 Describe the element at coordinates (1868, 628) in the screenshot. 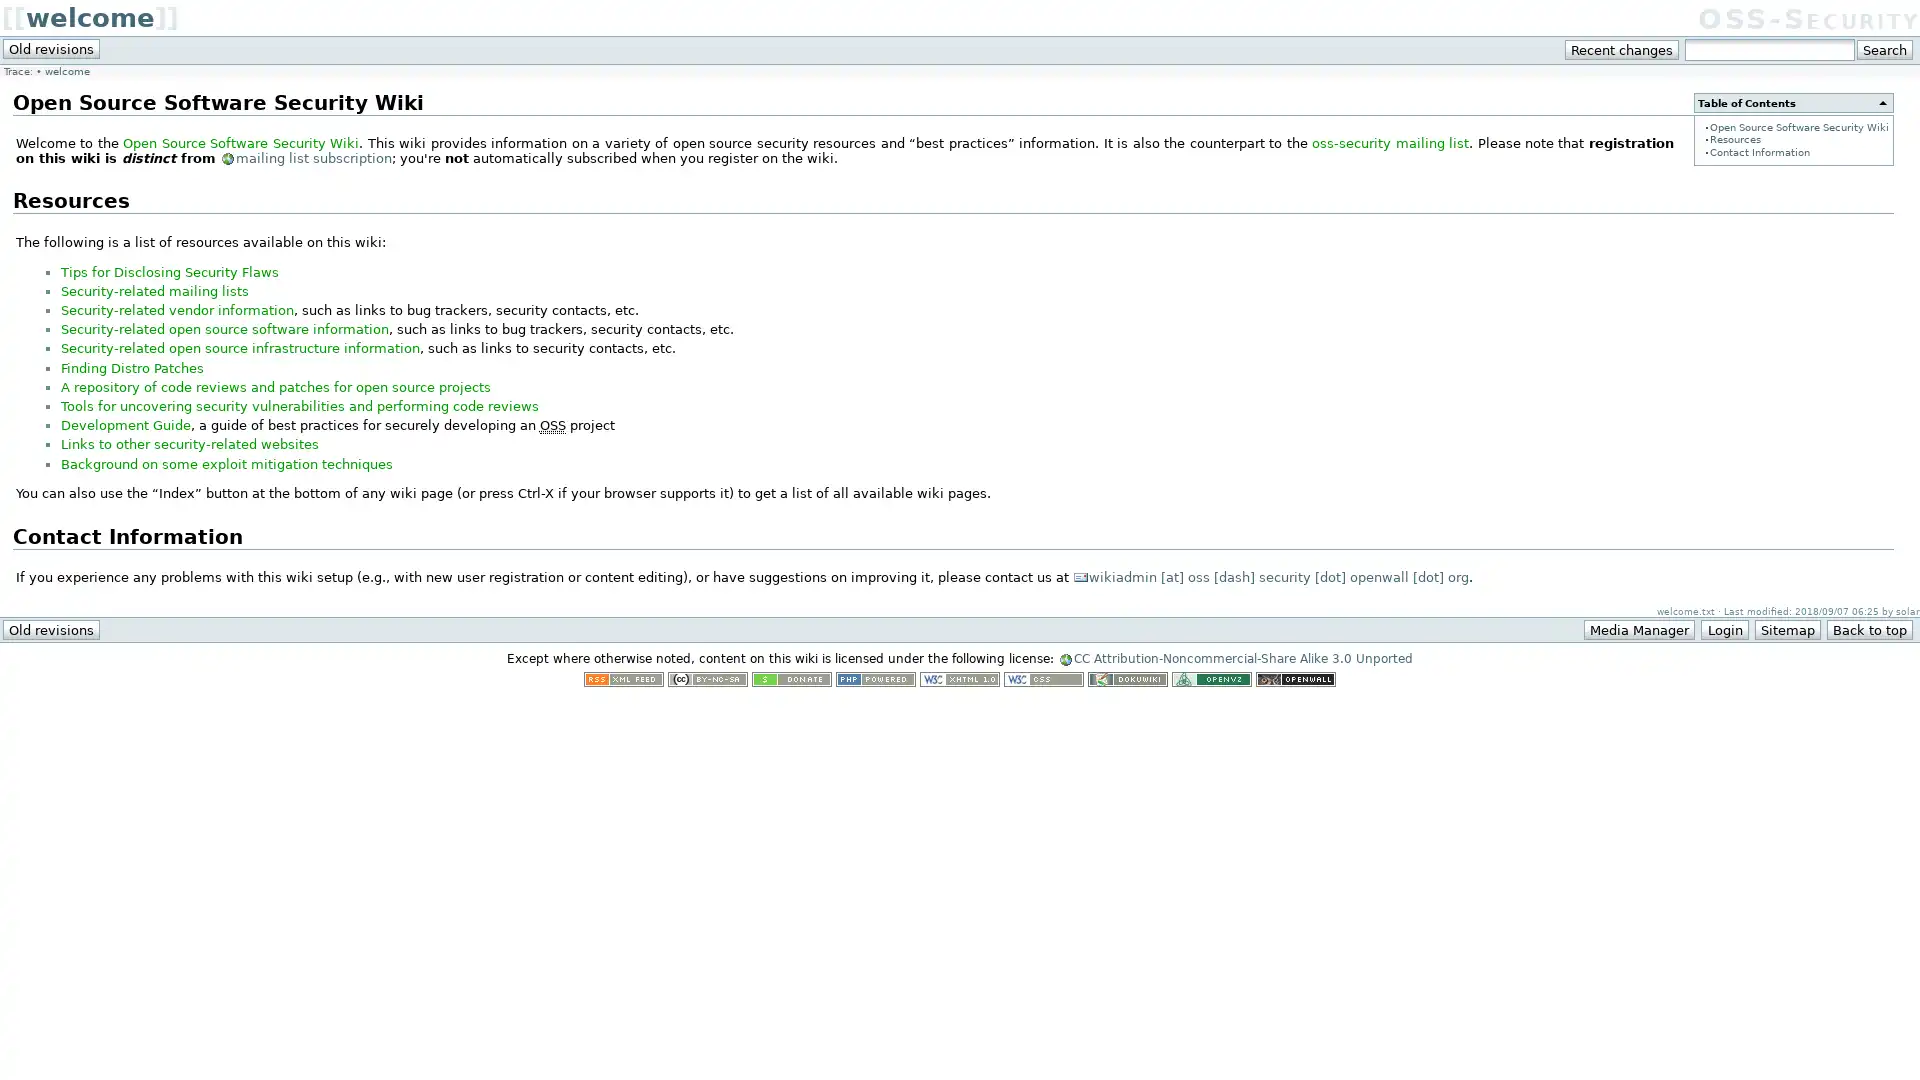

I see `Back to top` at that location.